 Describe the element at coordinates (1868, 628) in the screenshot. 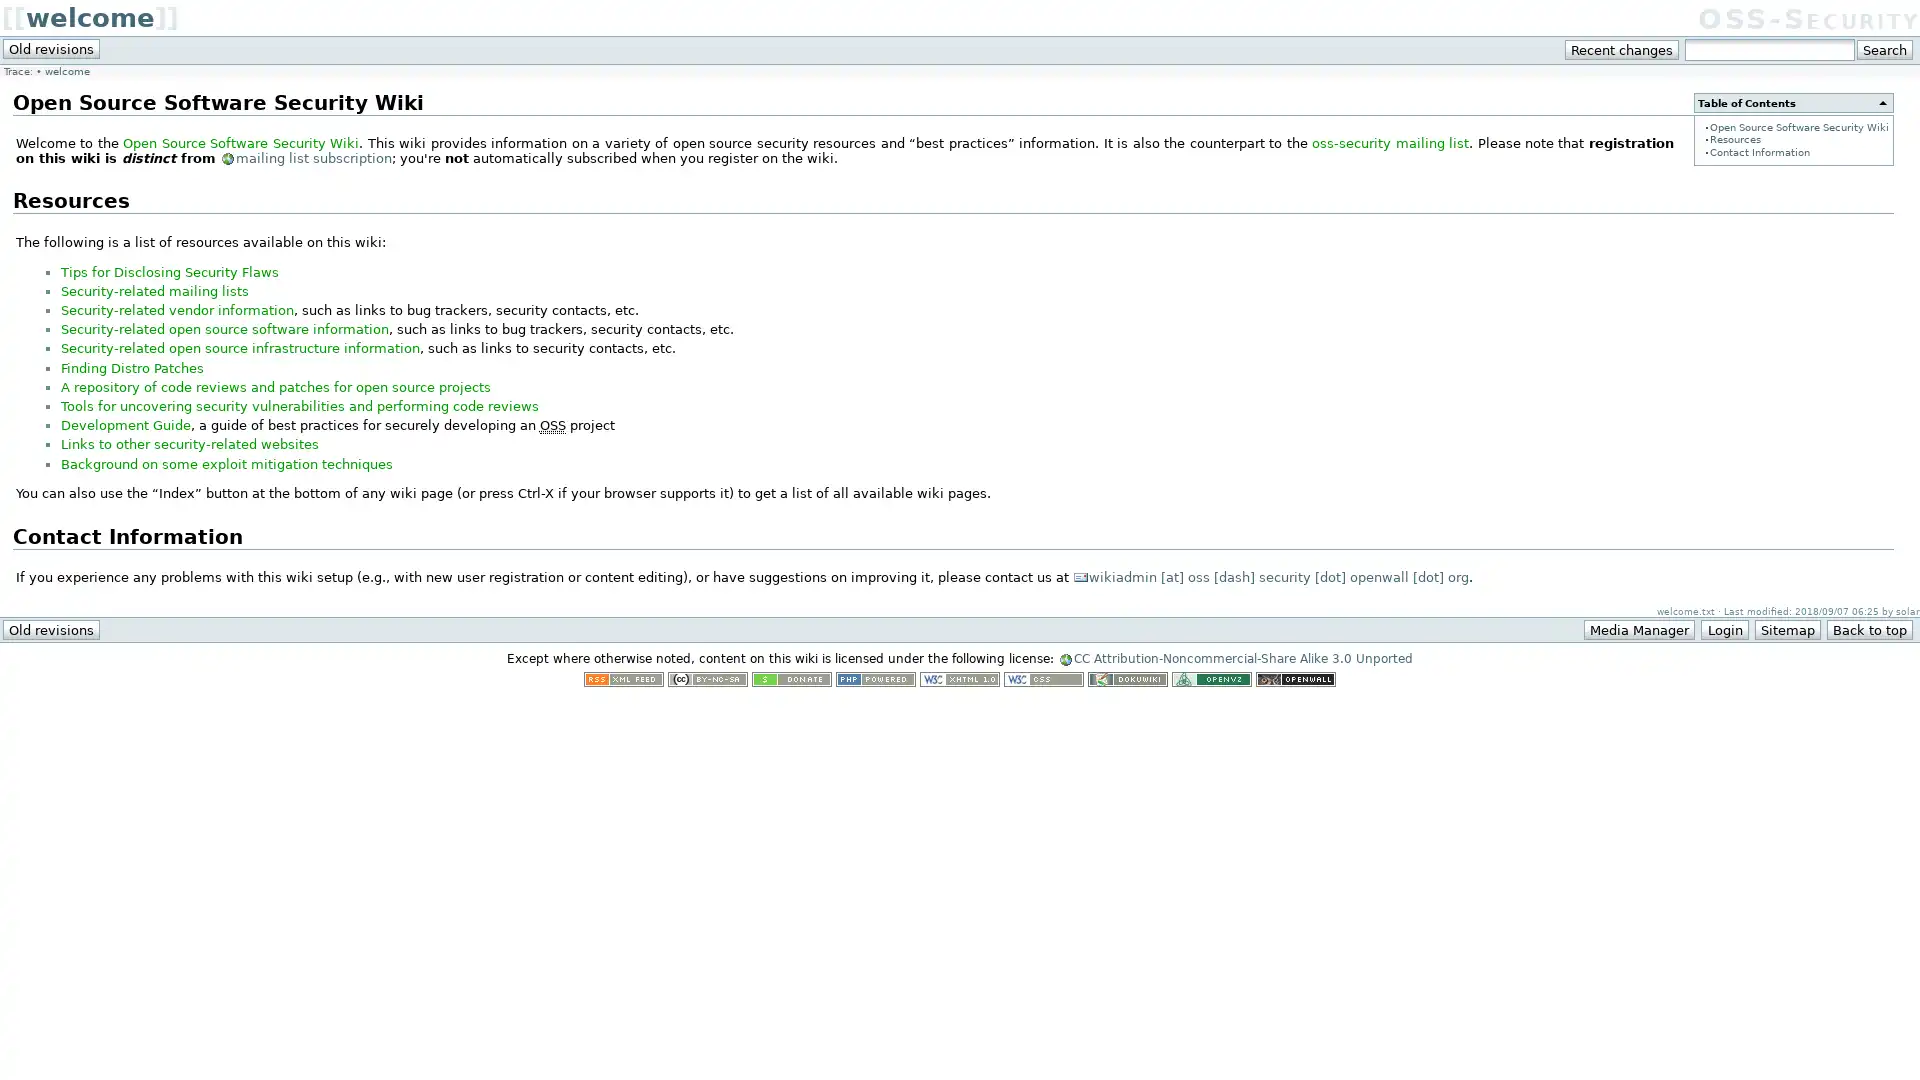

I see `Back to top` at that location.